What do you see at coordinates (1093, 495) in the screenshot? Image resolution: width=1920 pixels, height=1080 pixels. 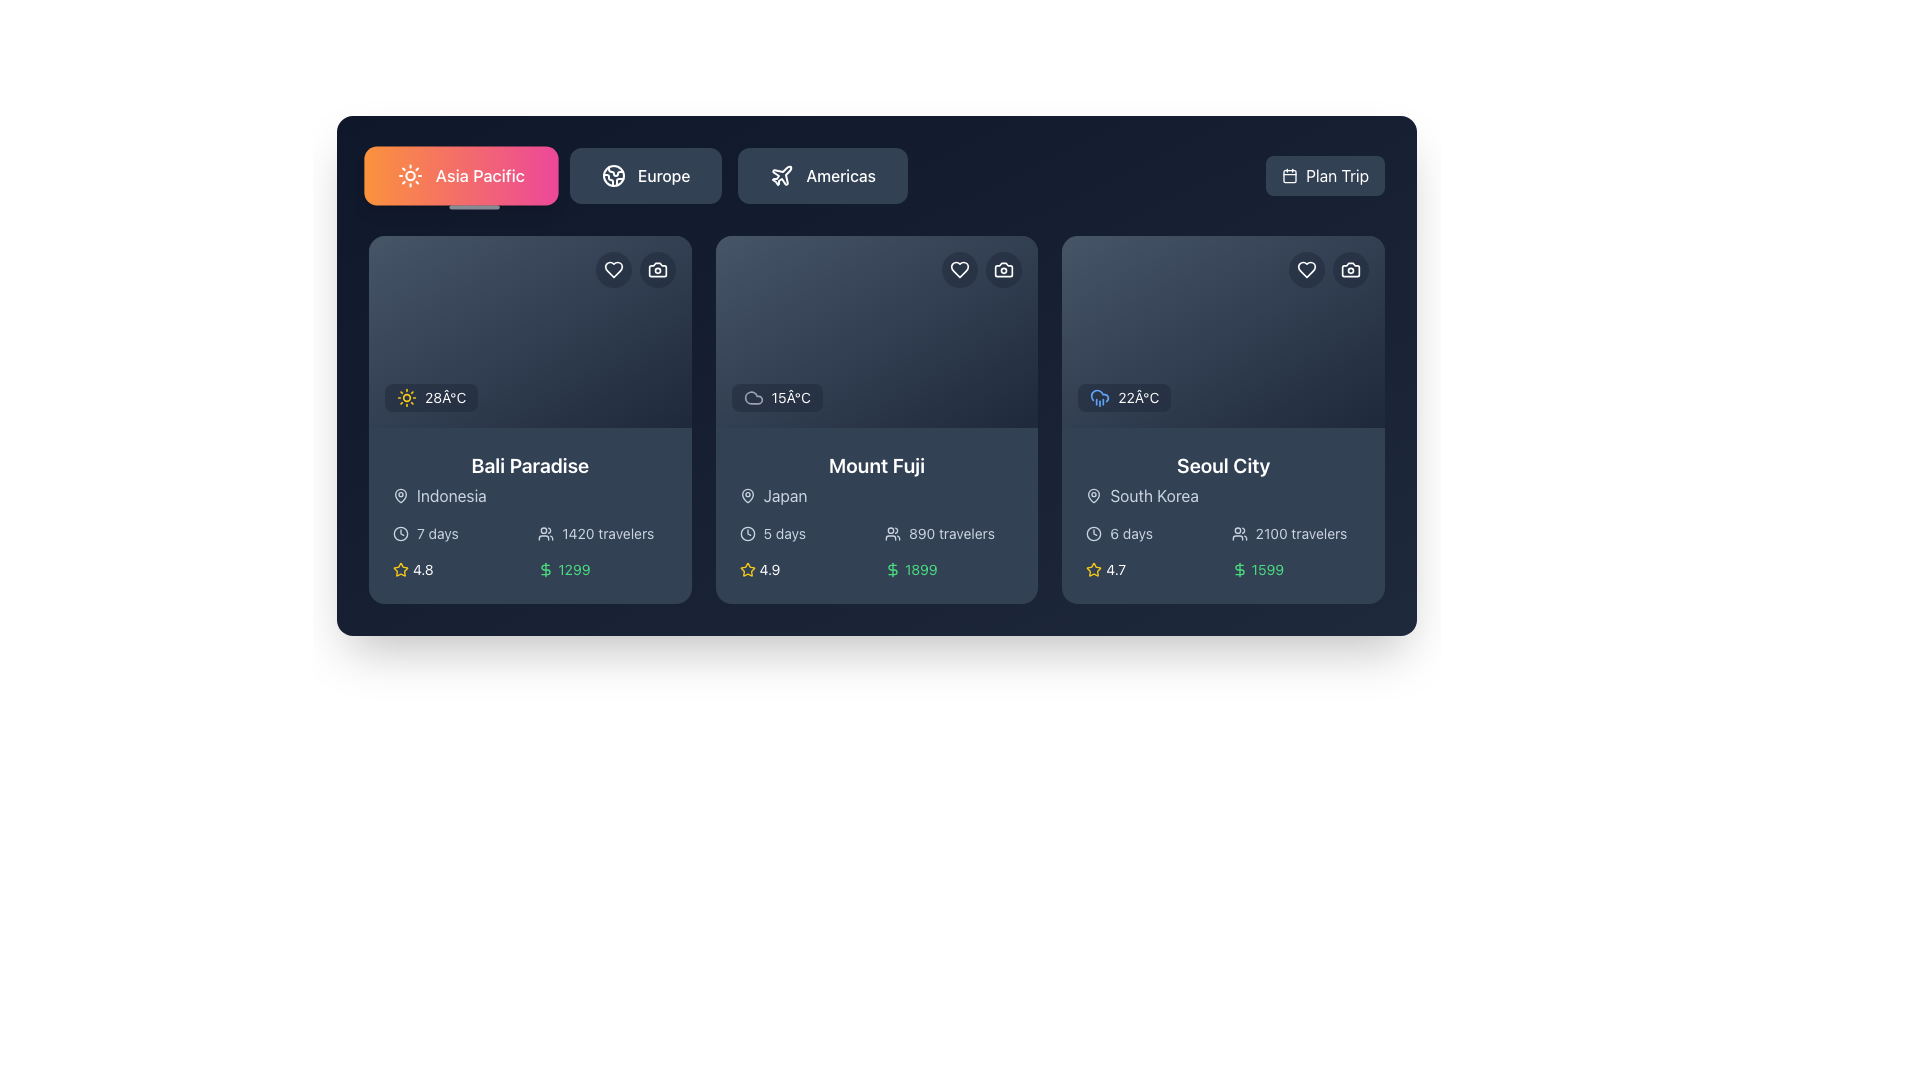 I see `the pin icon located in the 'Seoul City' card, situated in the bottom-left region close to the label 'South Korea'` at bounding box center [1093, 495].